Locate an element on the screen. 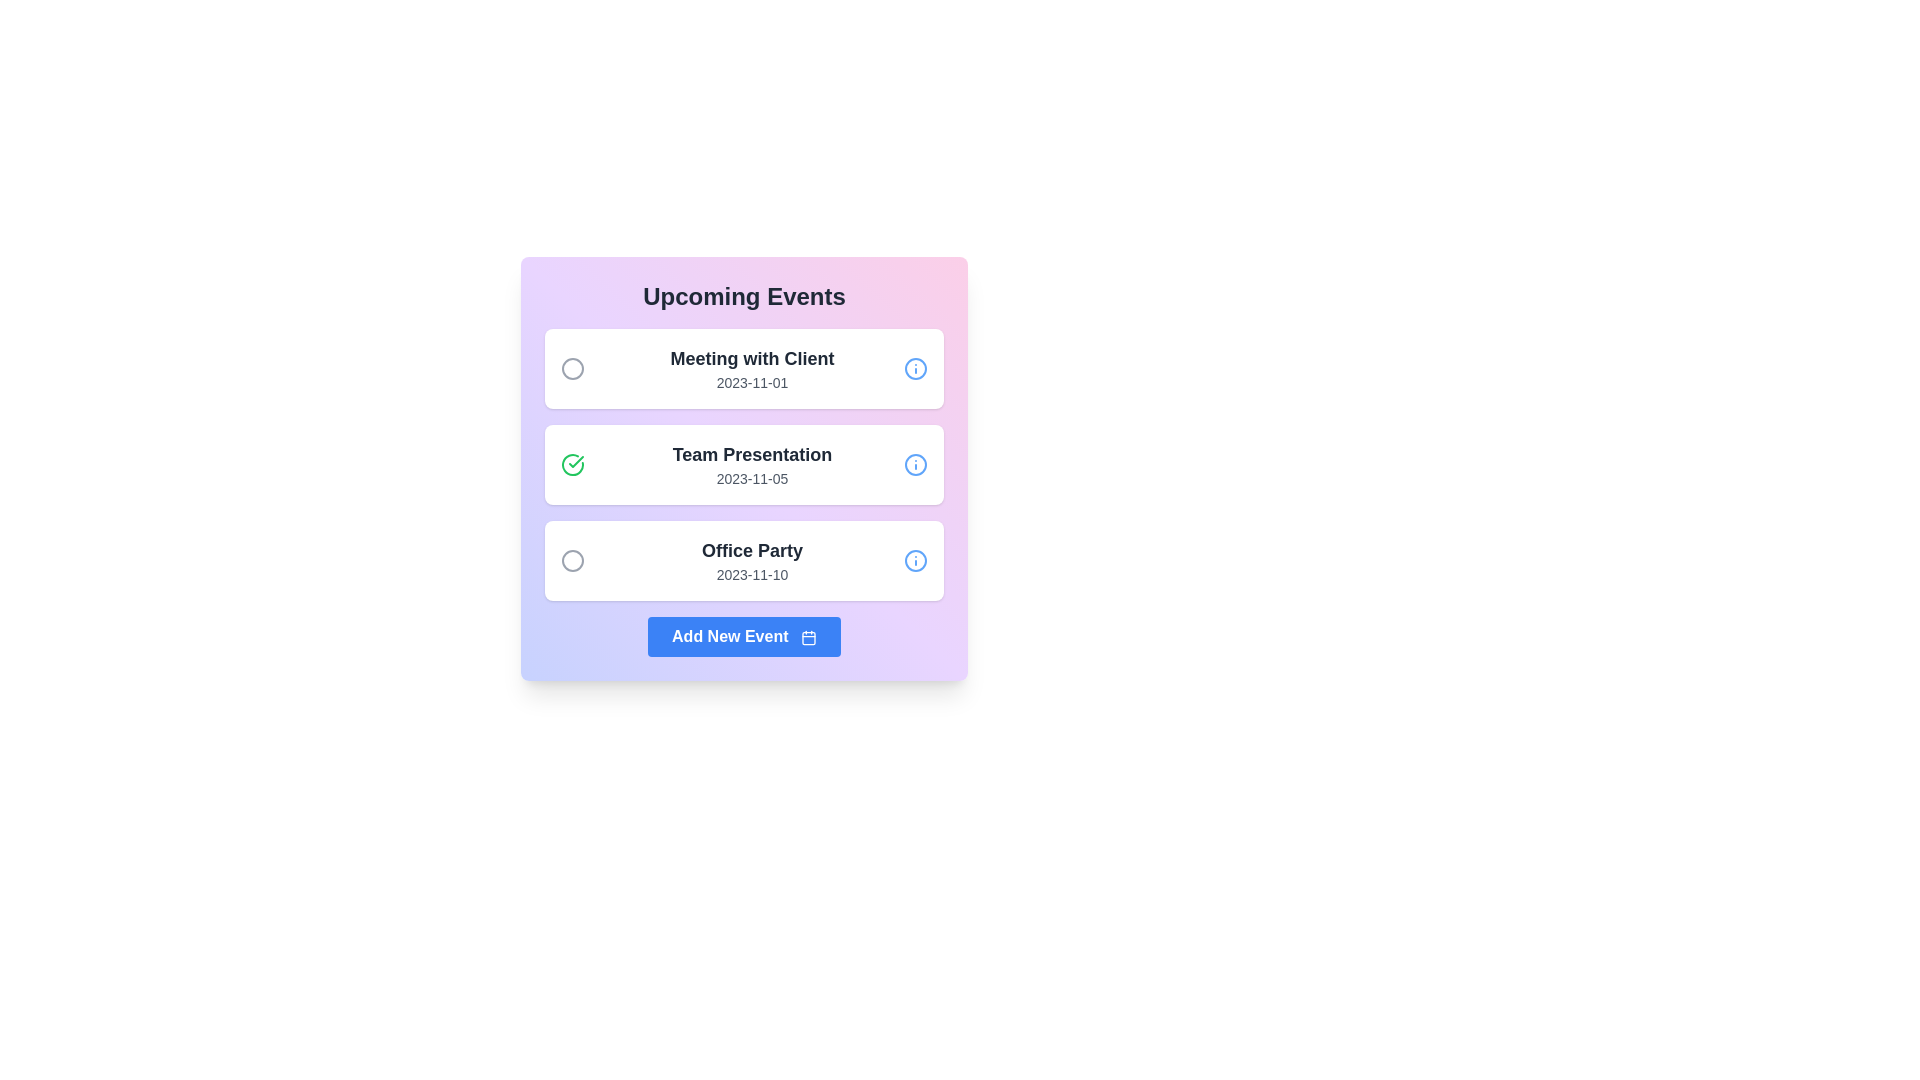  the non-interactive text label displaying the date for the 'Team Presentation' event, located below the title is located at coordinates (751, 478).